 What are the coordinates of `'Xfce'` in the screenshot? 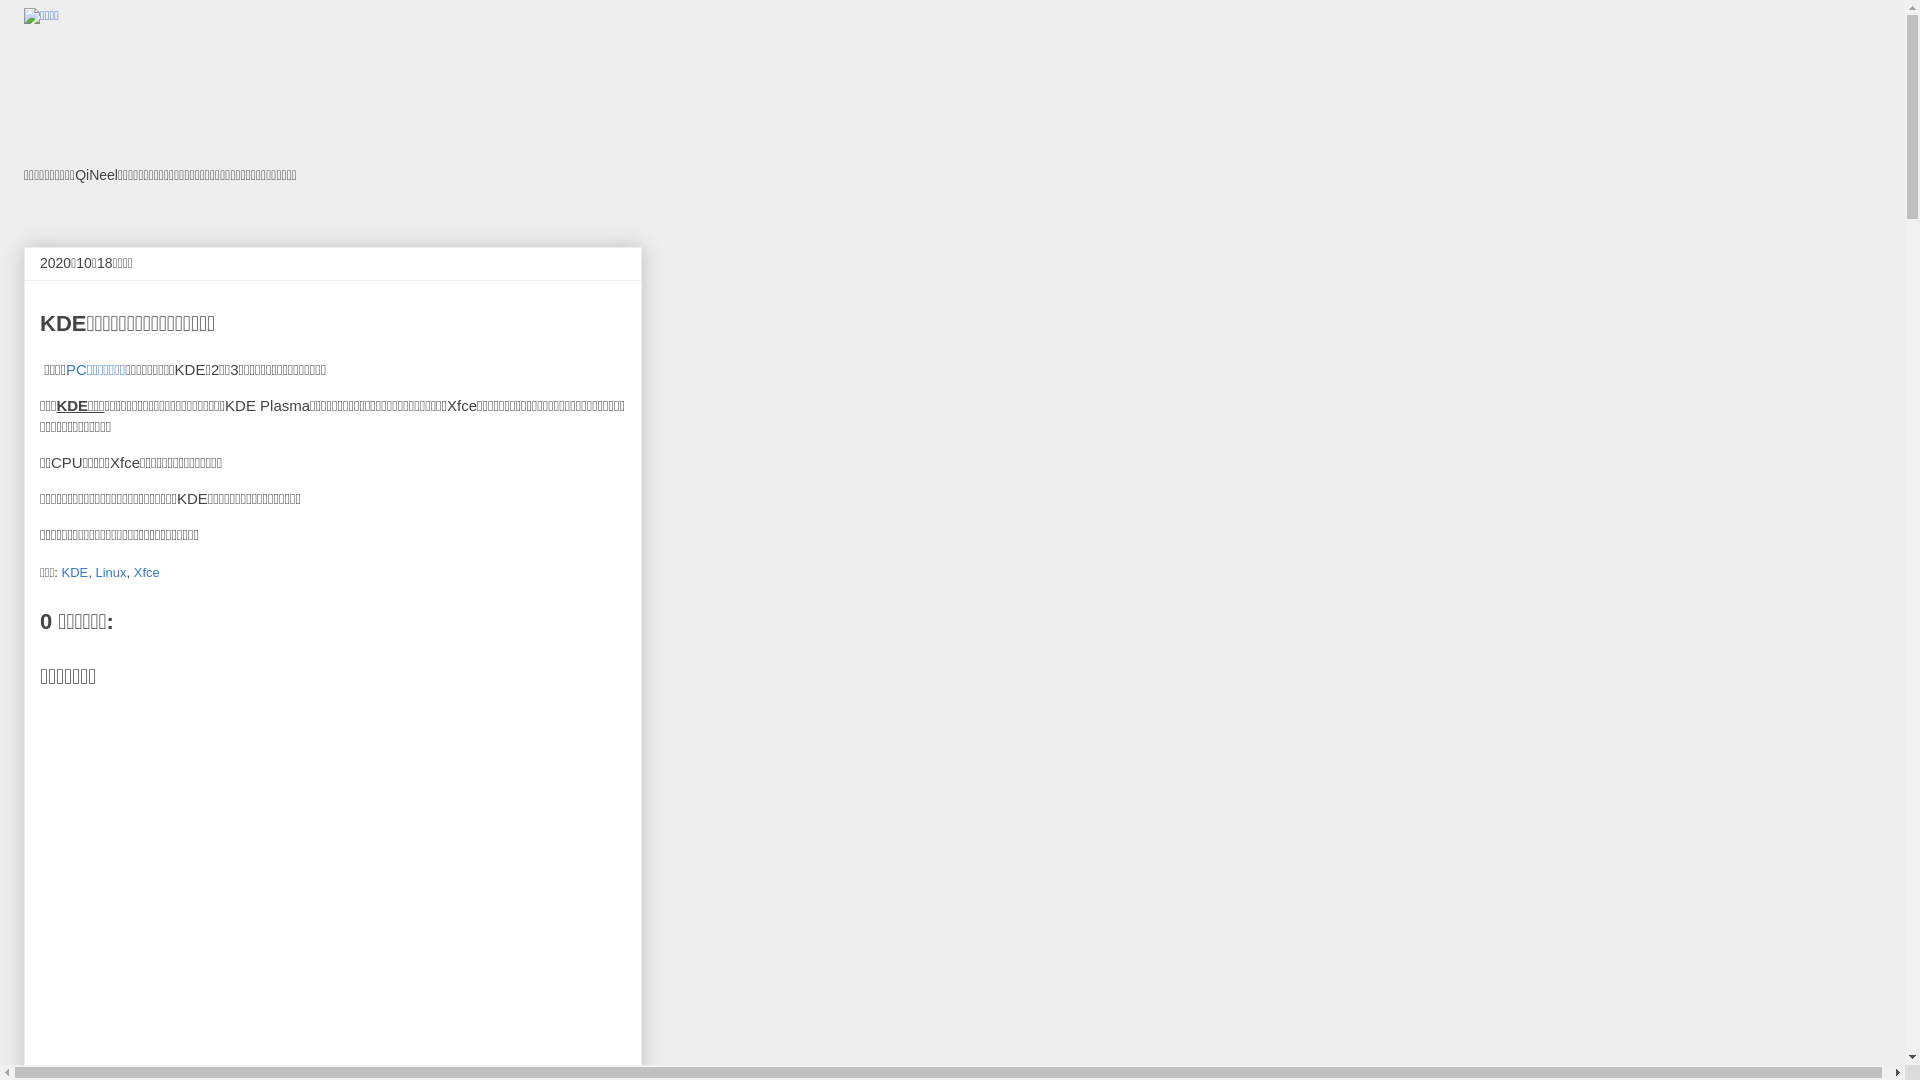 It's located at (146, 571).